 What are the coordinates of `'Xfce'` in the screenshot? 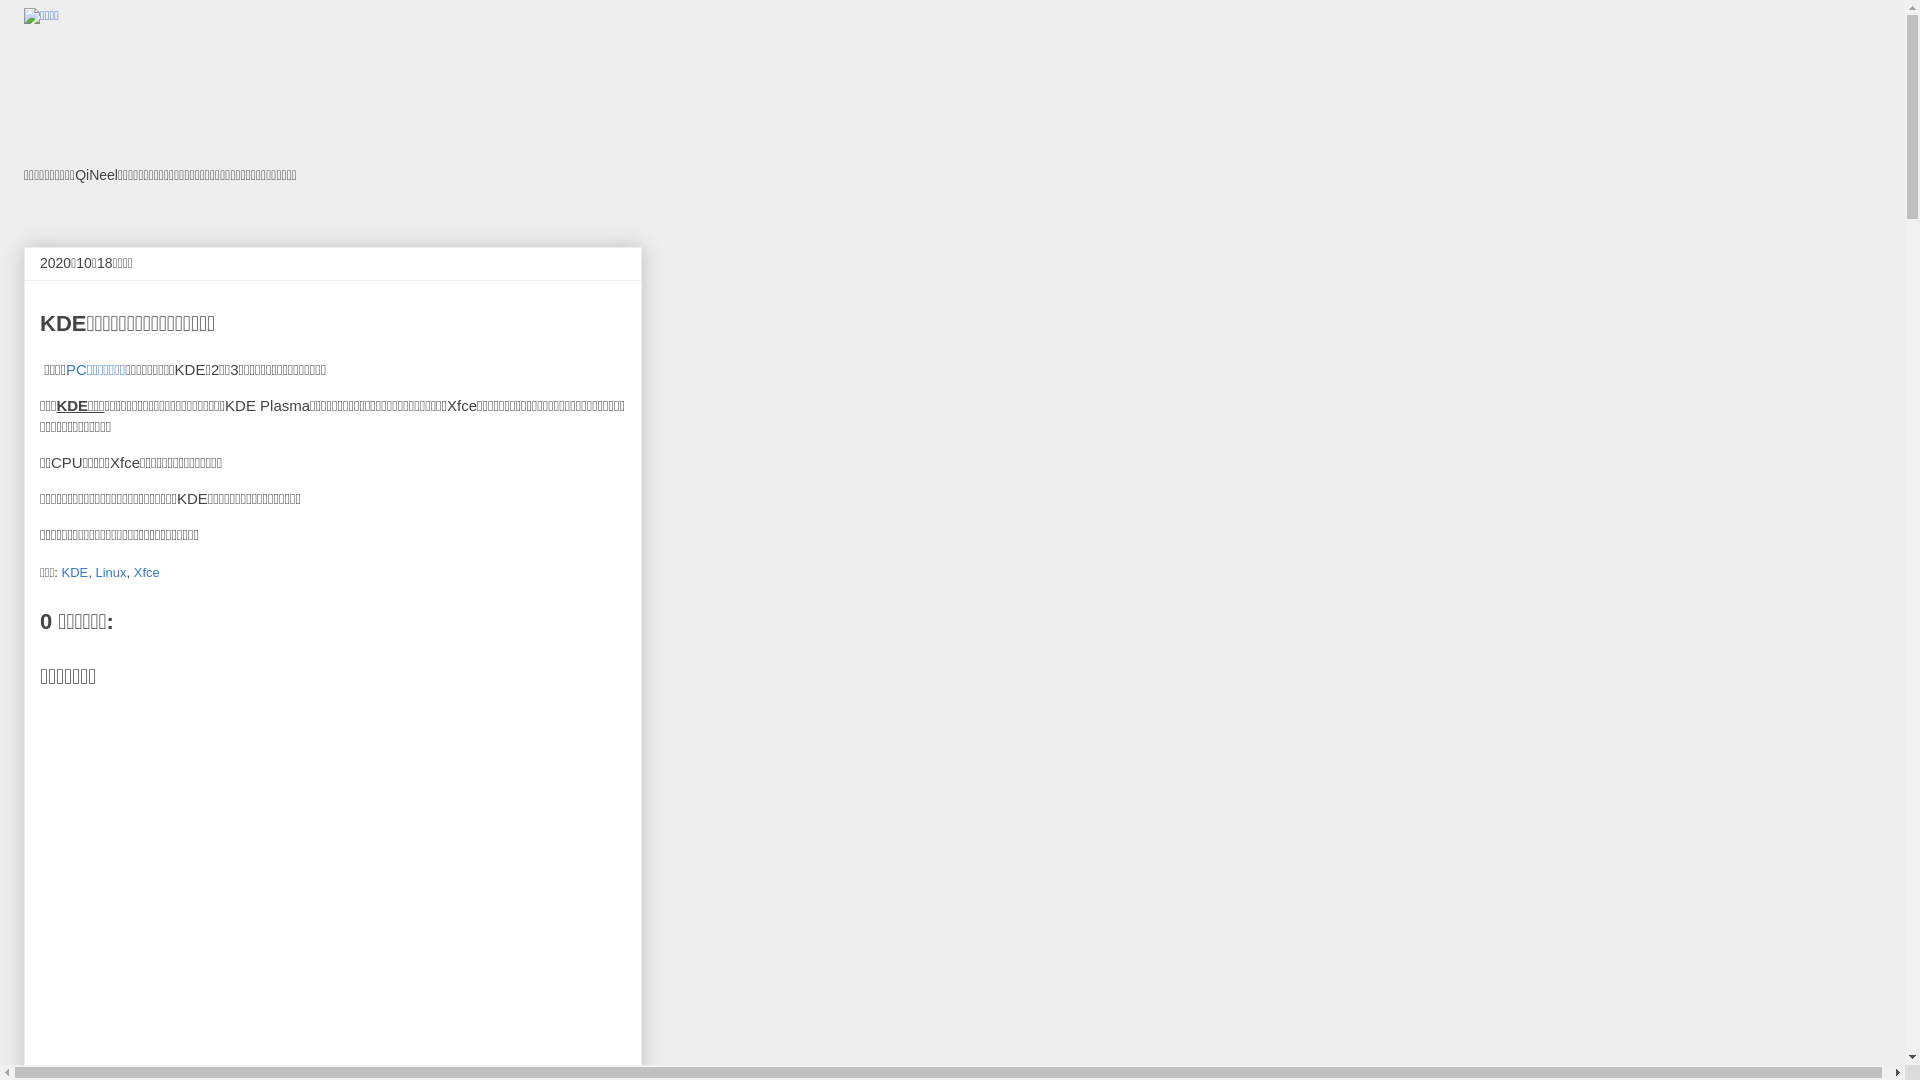 It's located at (146, 571).